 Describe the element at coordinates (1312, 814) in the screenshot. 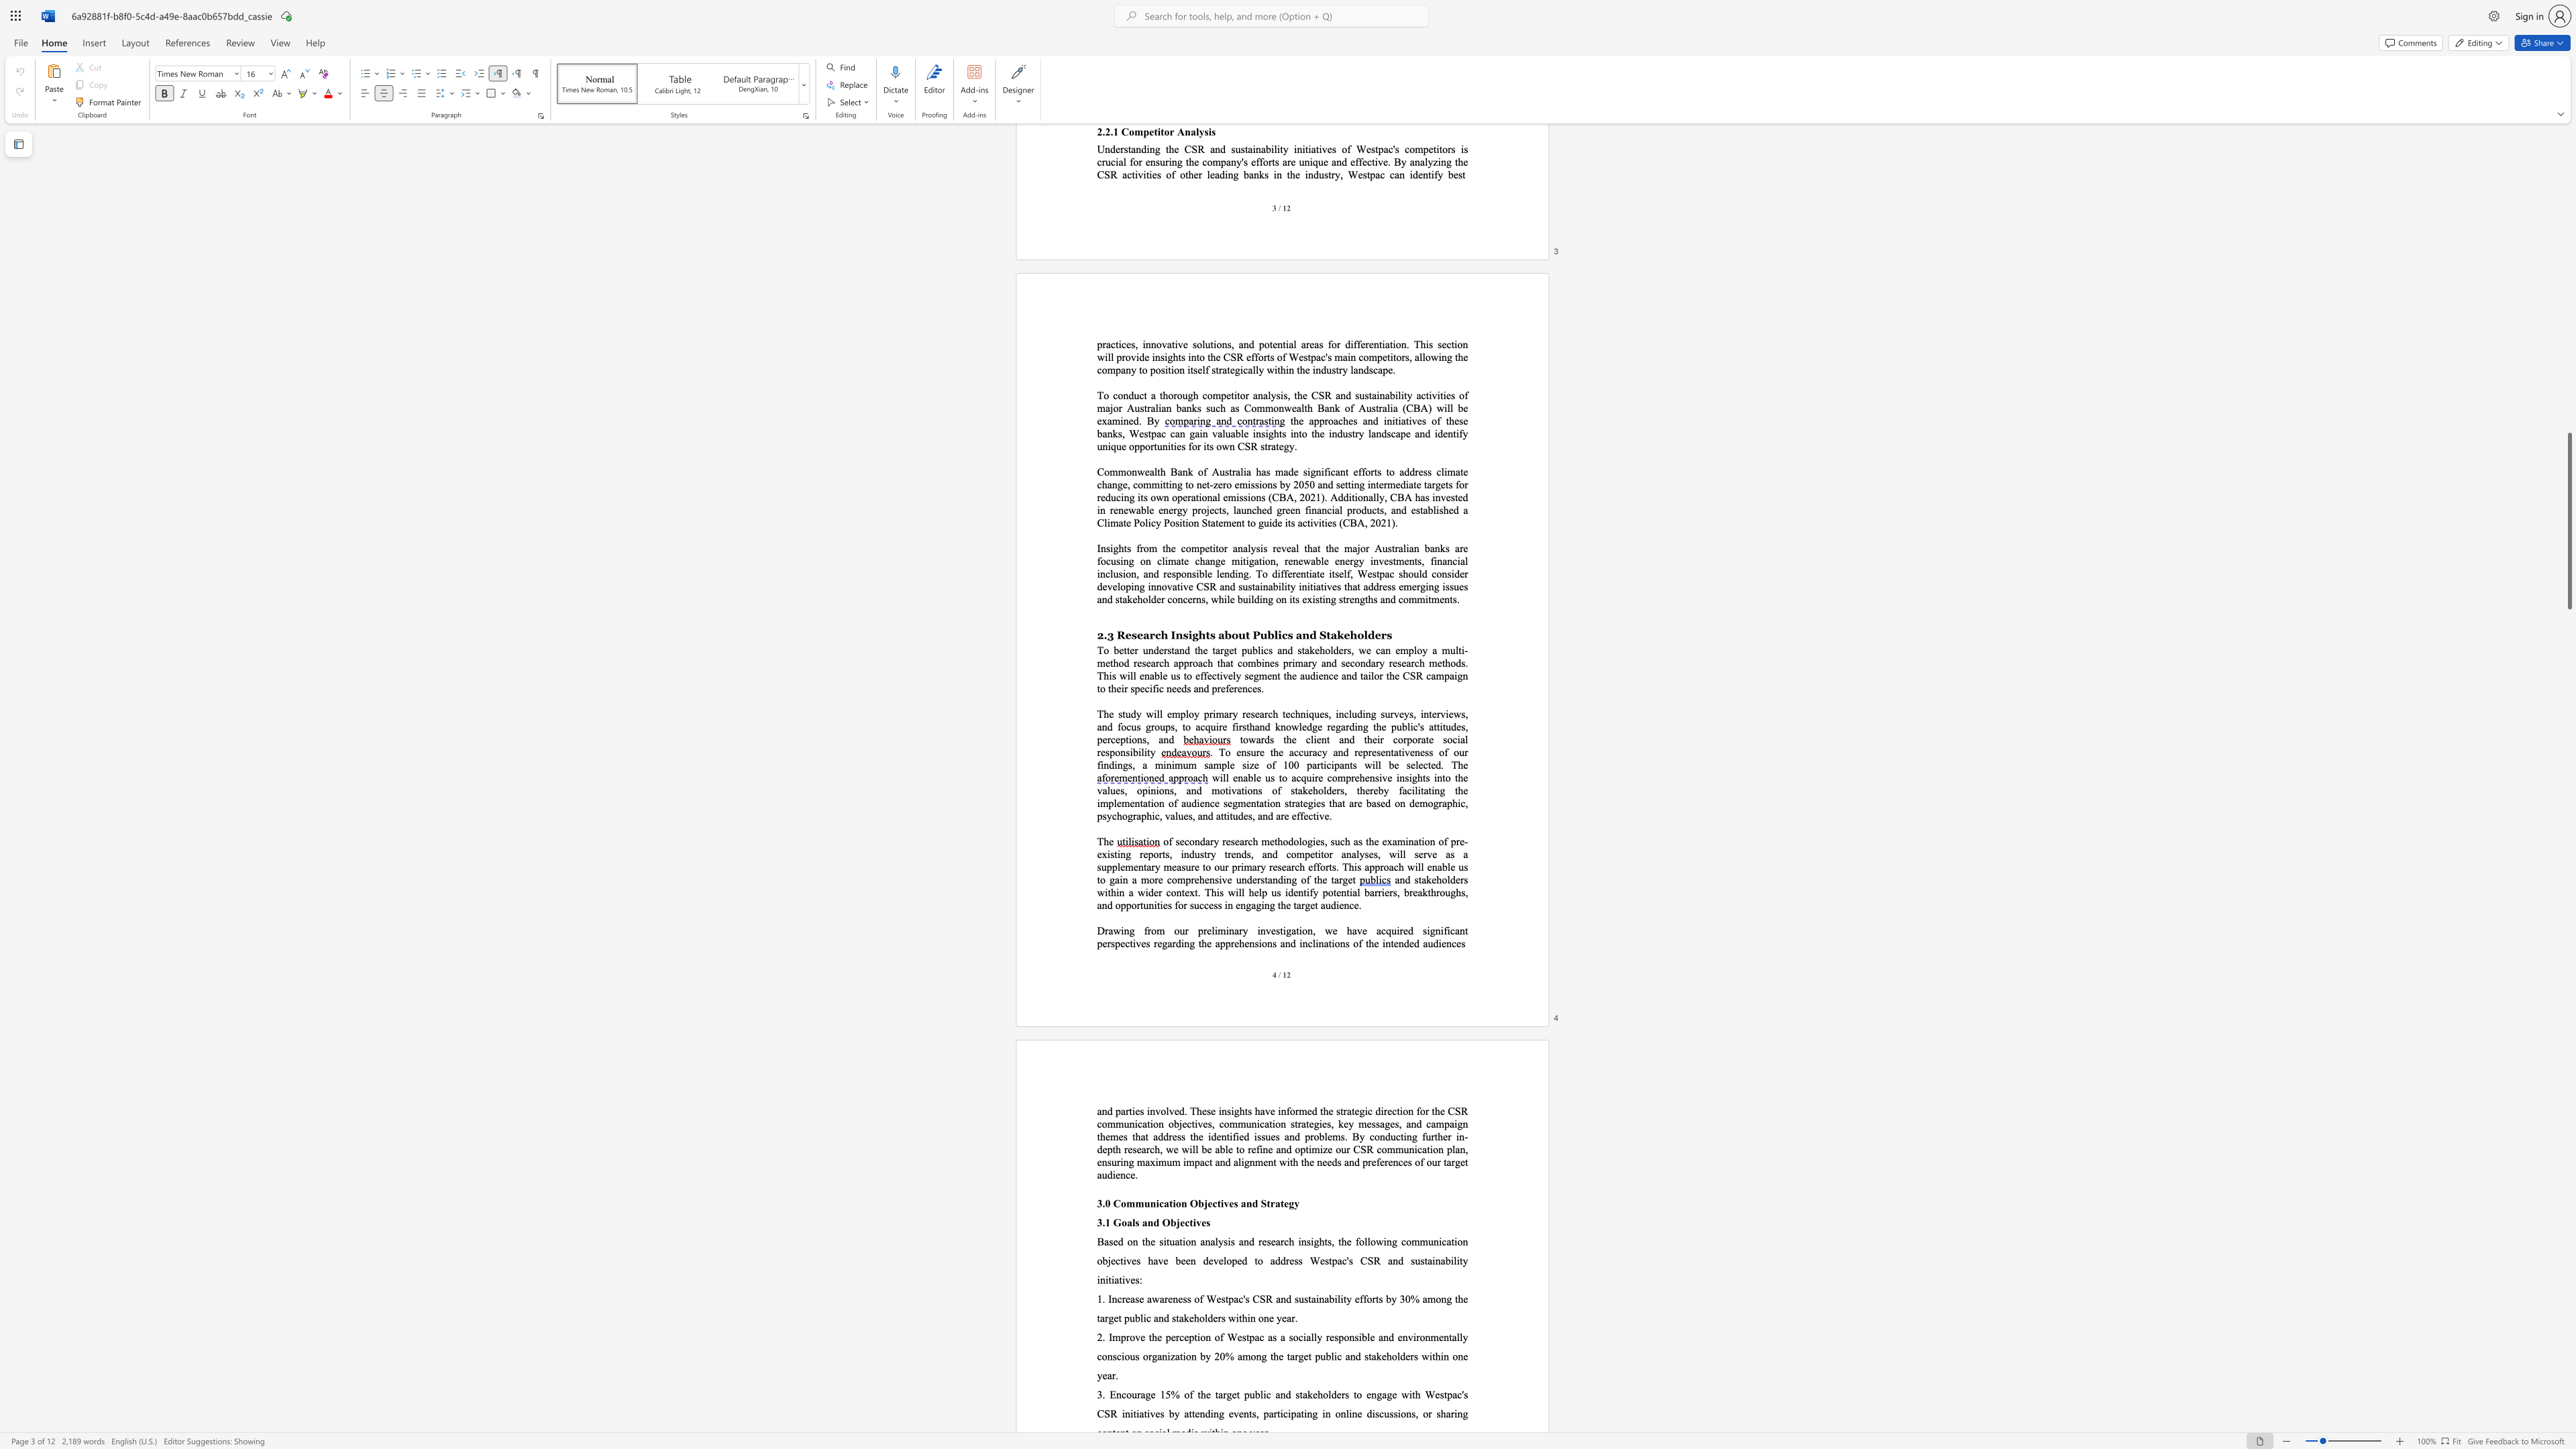

I see `the subset text "tiv" within the text "the implementation of audience segmentation strategies that are based on demographic, psychographic, values, and attitudes, and are effective."` at that location.